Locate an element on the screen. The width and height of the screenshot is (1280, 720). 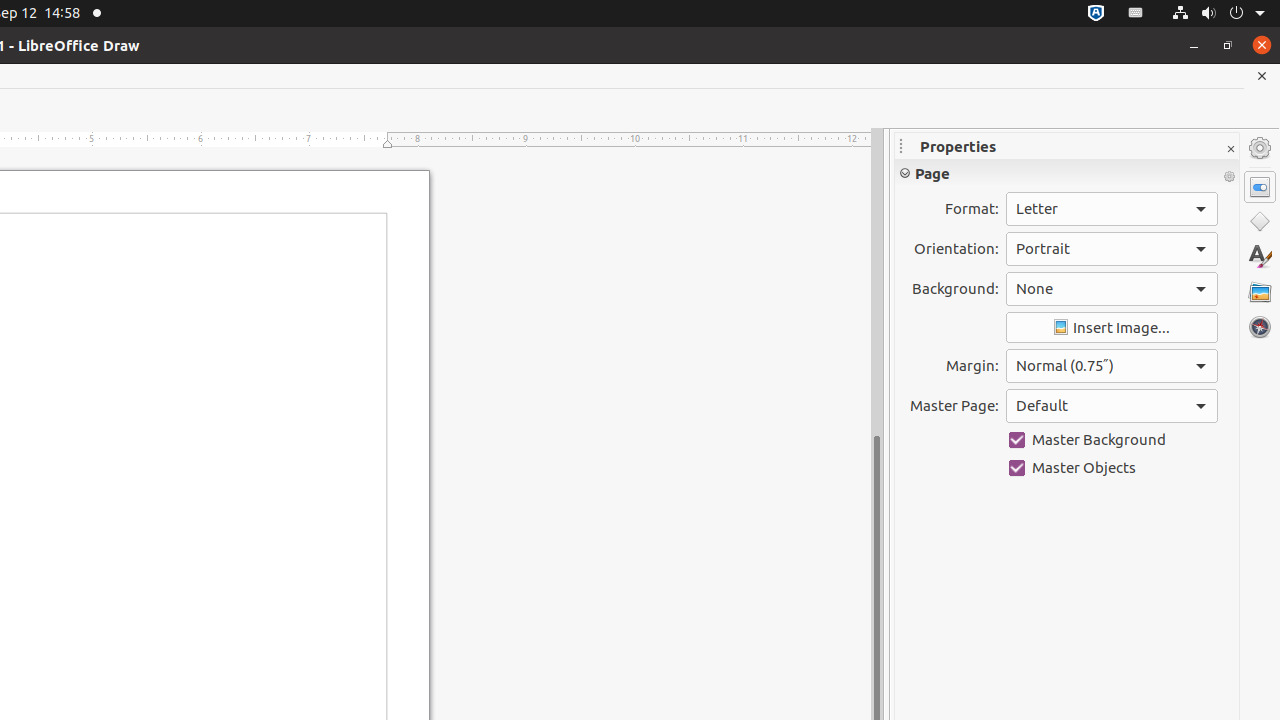
'Styles' is located at coordinates (1259, 255).